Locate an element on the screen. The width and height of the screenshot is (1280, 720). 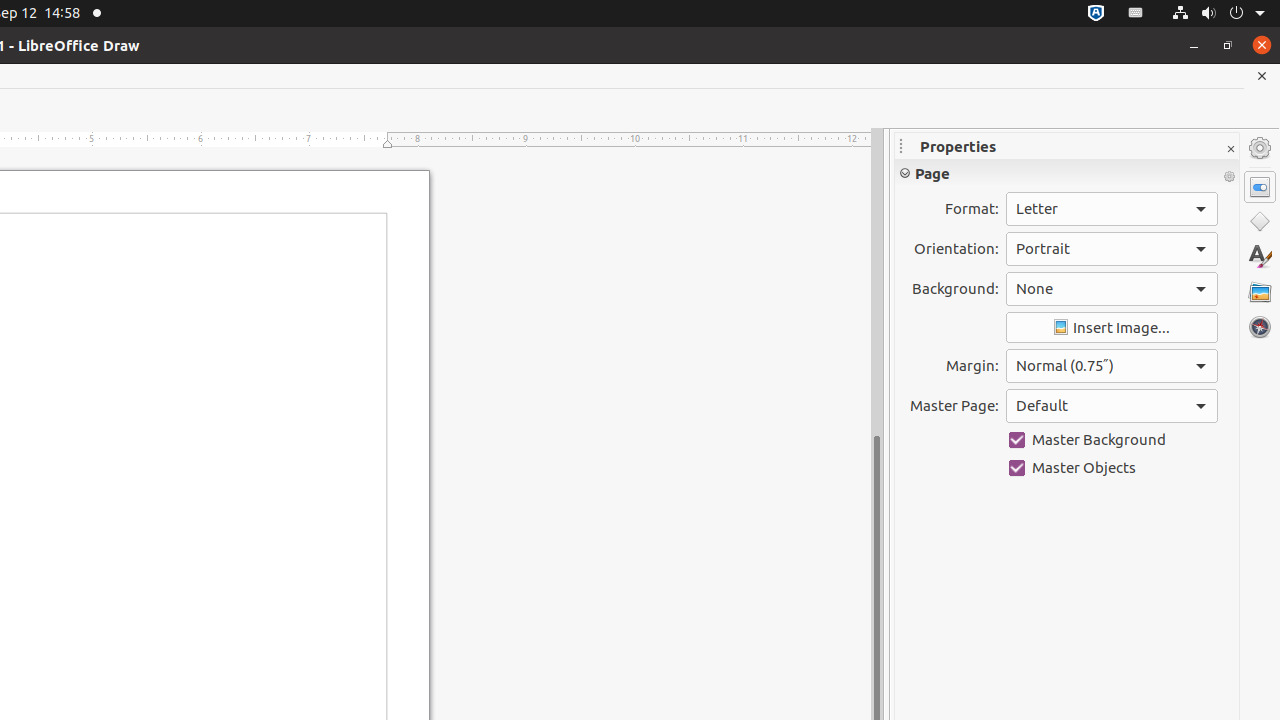
'Styles' is located at coordinates (1259, 255).